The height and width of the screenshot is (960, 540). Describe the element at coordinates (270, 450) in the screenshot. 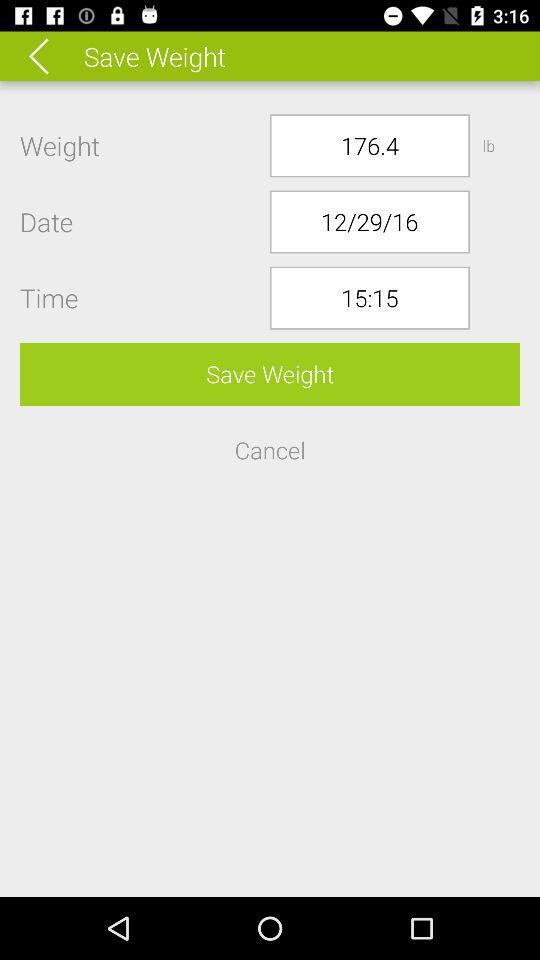

I see `the cancel icon` at that location.